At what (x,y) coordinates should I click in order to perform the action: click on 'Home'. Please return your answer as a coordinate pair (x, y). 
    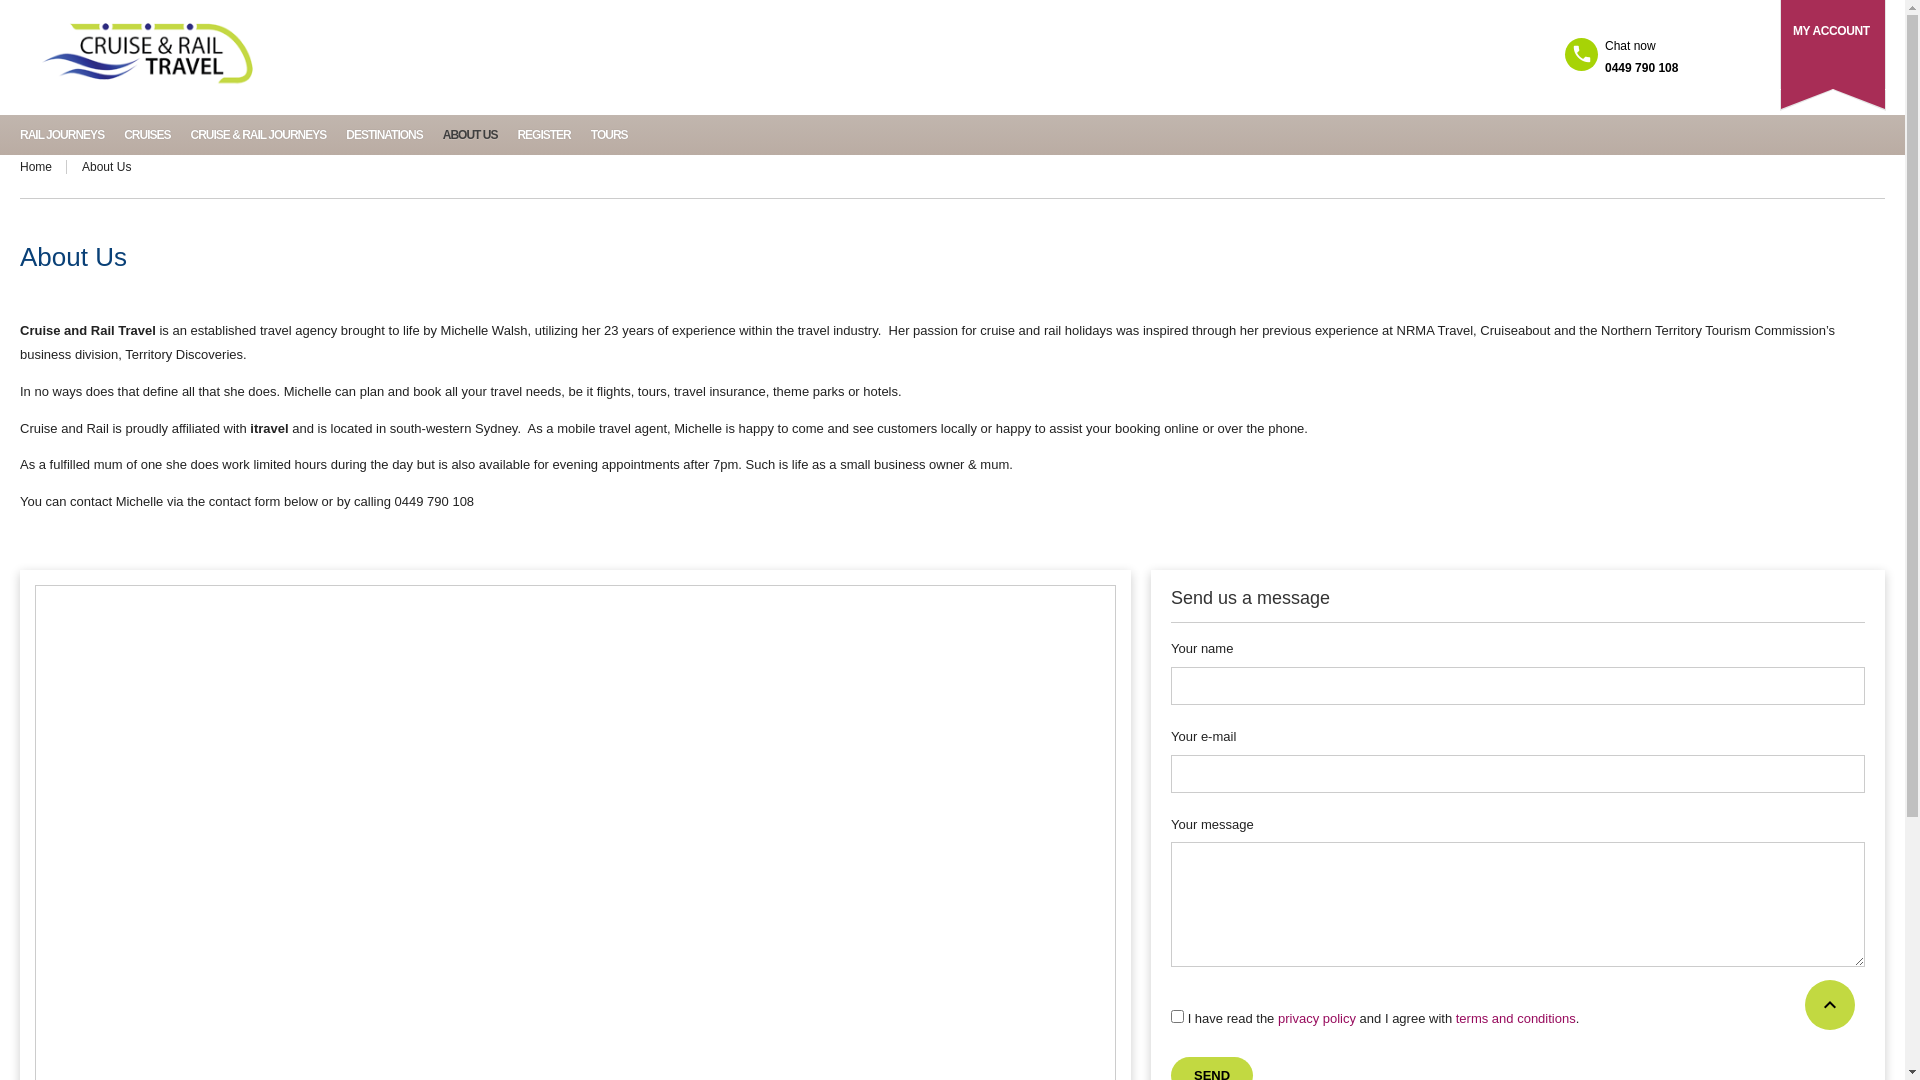
    Looking at the image, I should click on (19, 165).